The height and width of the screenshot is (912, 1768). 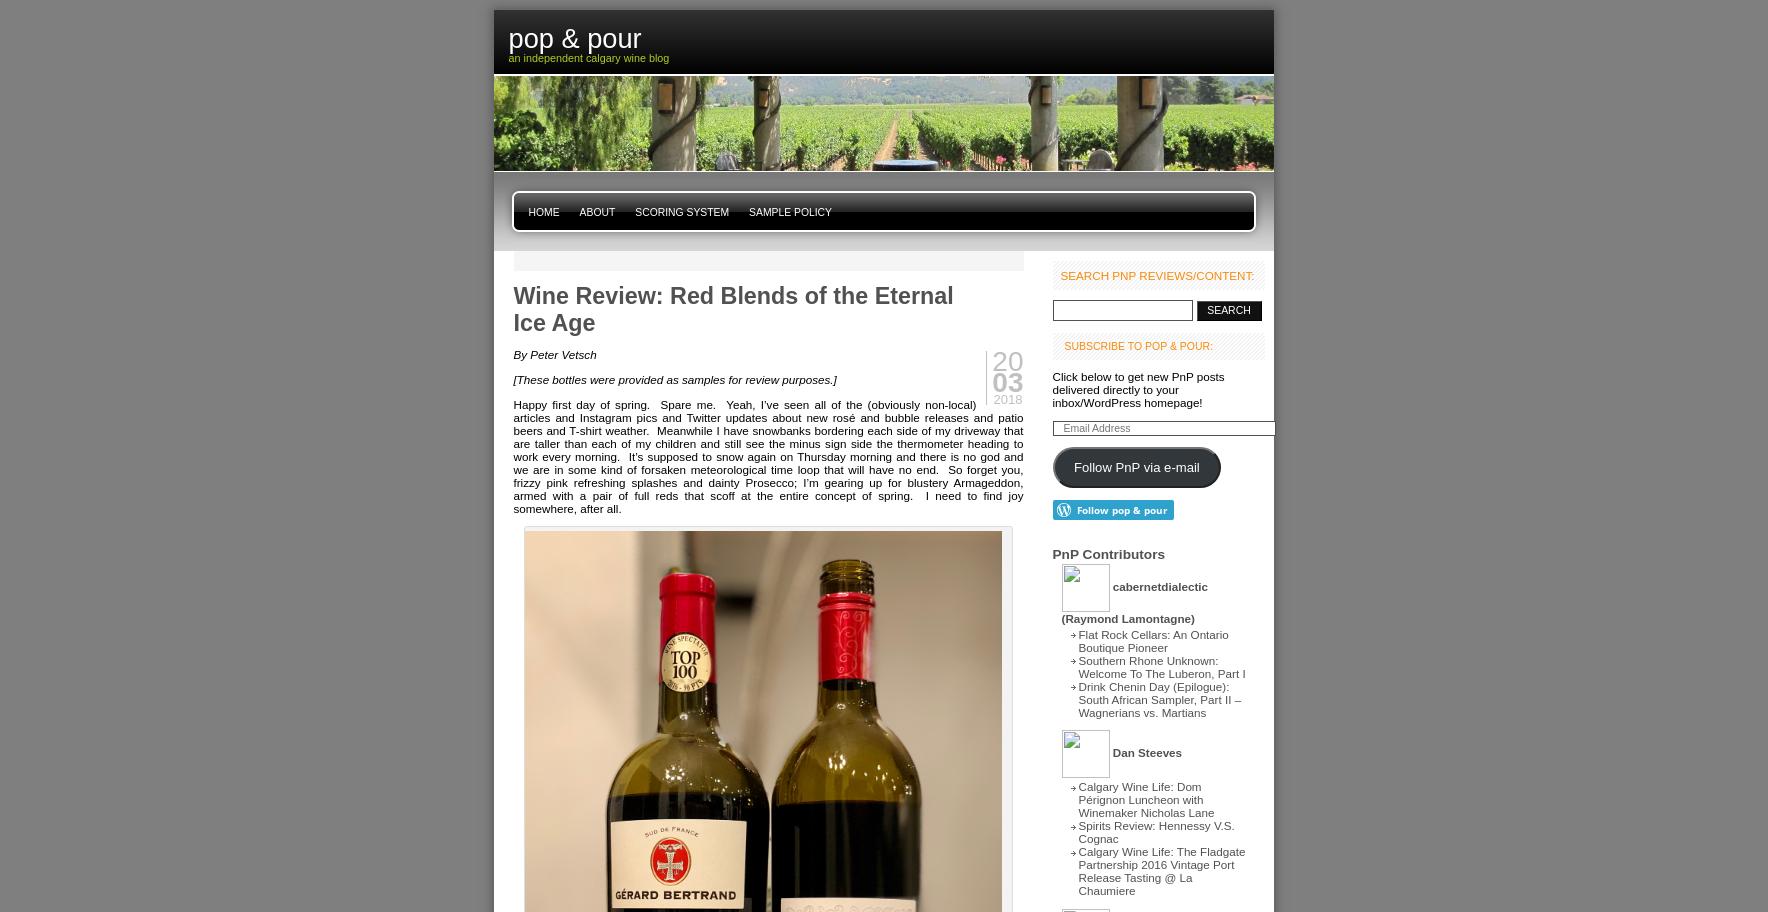 I want to click on 'Subscribe to Pop & Pour:', so click(x=1062, y=345).